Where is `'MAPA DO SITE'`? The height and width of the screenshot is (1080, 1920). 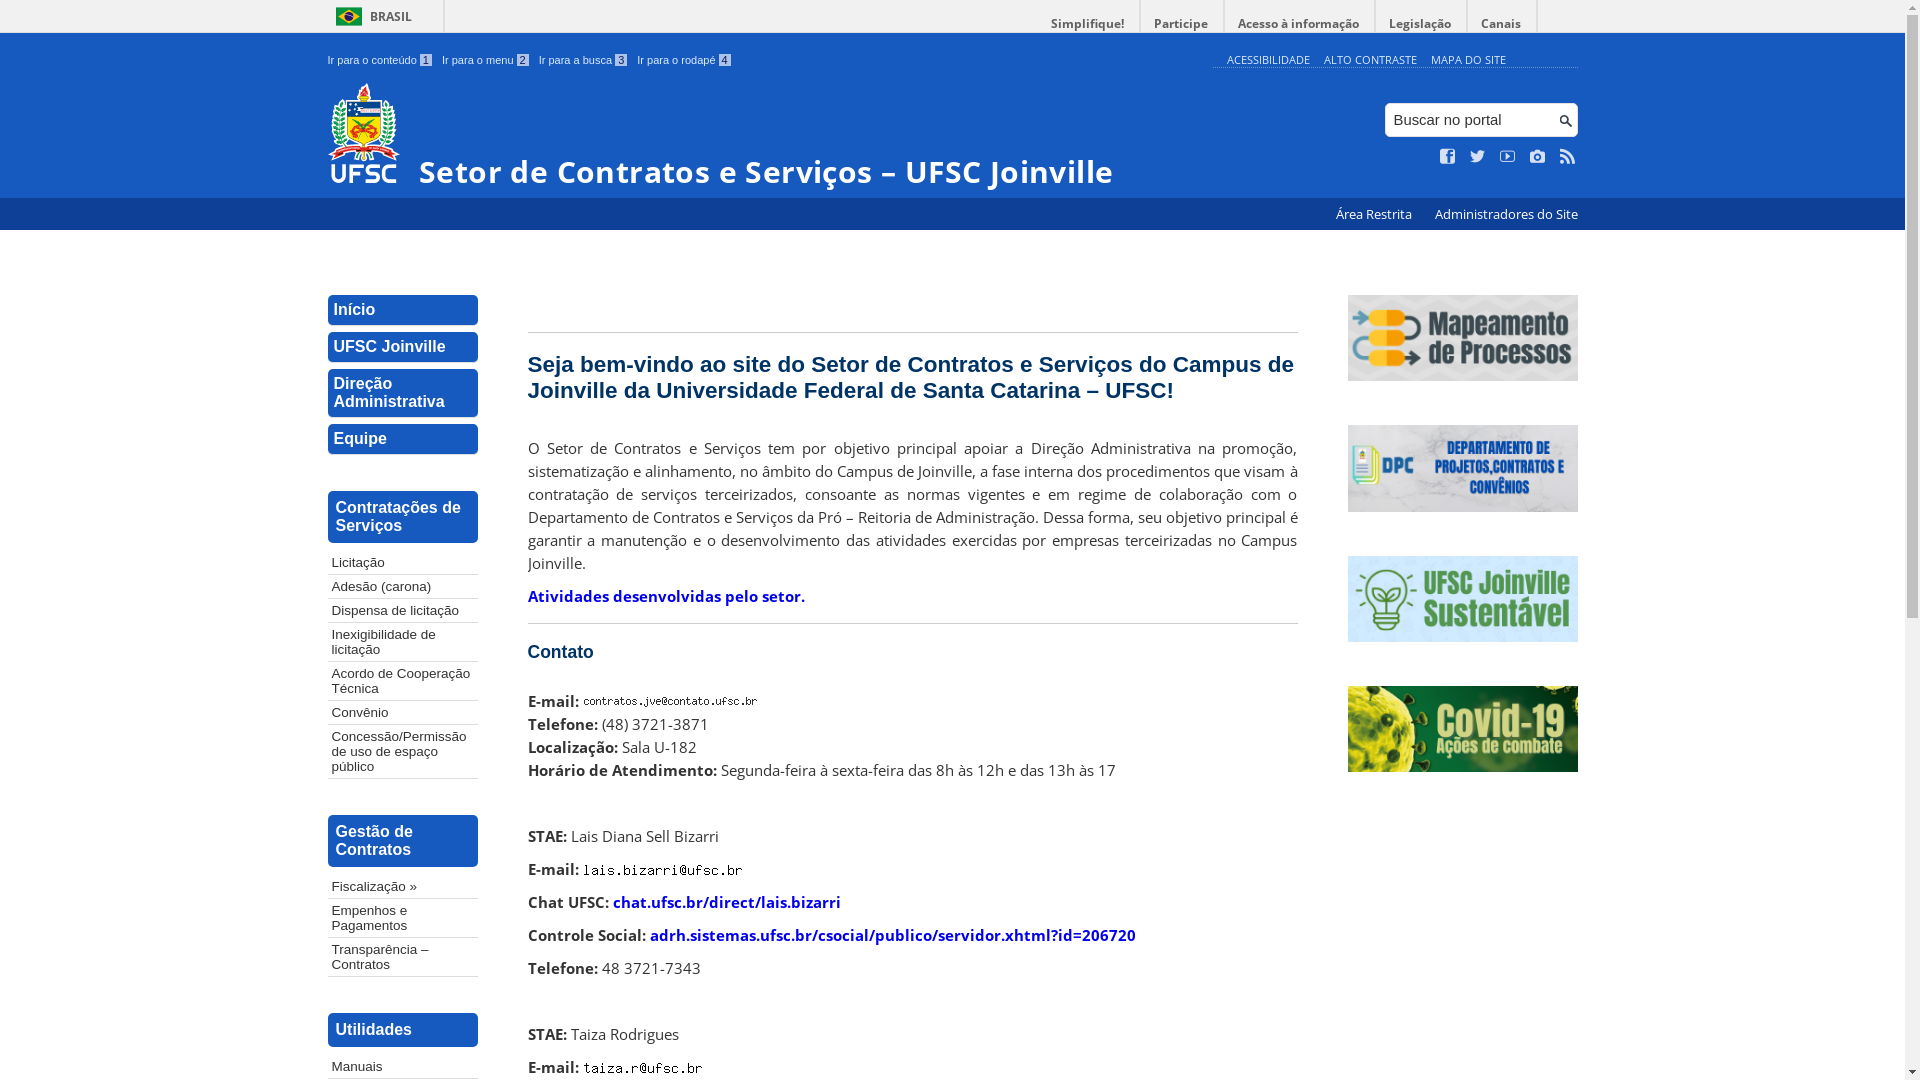 'MAPA DO SITE' is located at coordinates (1467, 58).